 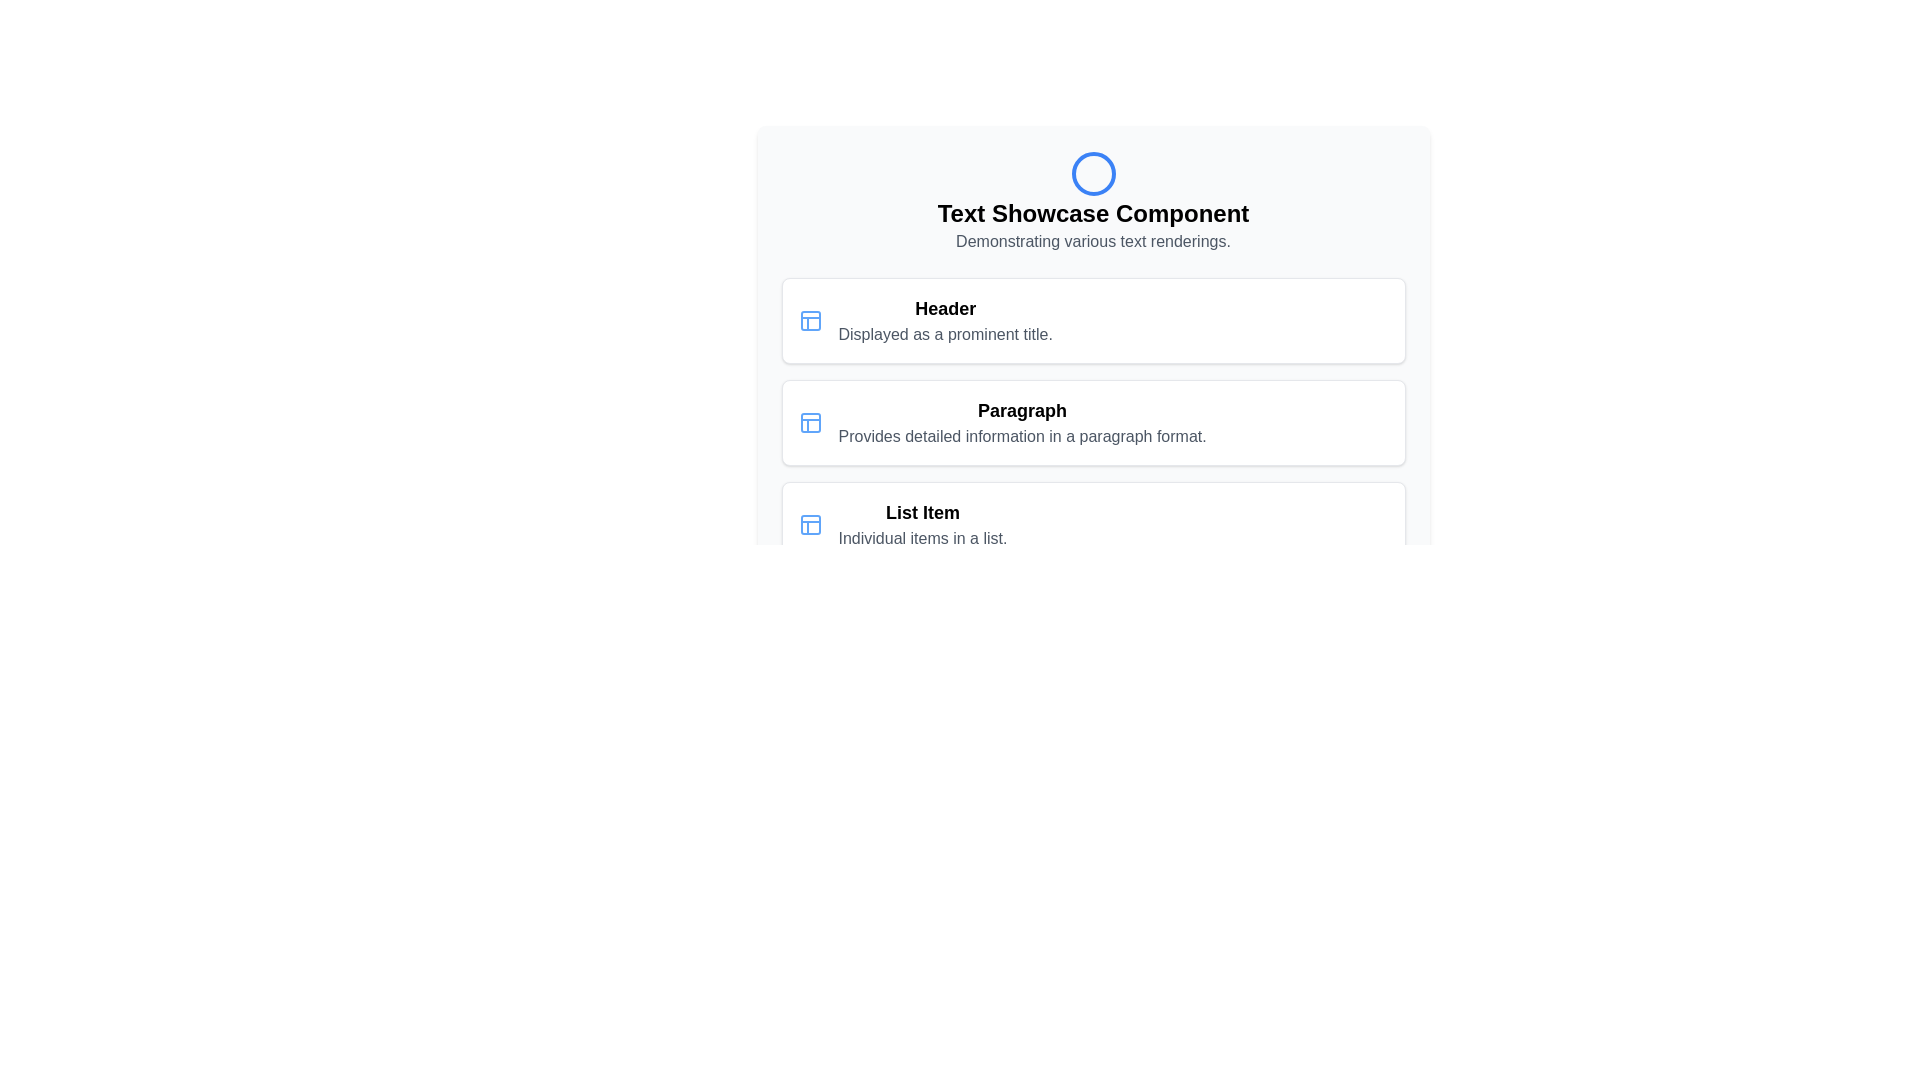 I want to click on descriptive text located immediately below the 'Paragraph' heading, which provides additional information or guidance about paragraph-related content, so click(x=1022, y=435).